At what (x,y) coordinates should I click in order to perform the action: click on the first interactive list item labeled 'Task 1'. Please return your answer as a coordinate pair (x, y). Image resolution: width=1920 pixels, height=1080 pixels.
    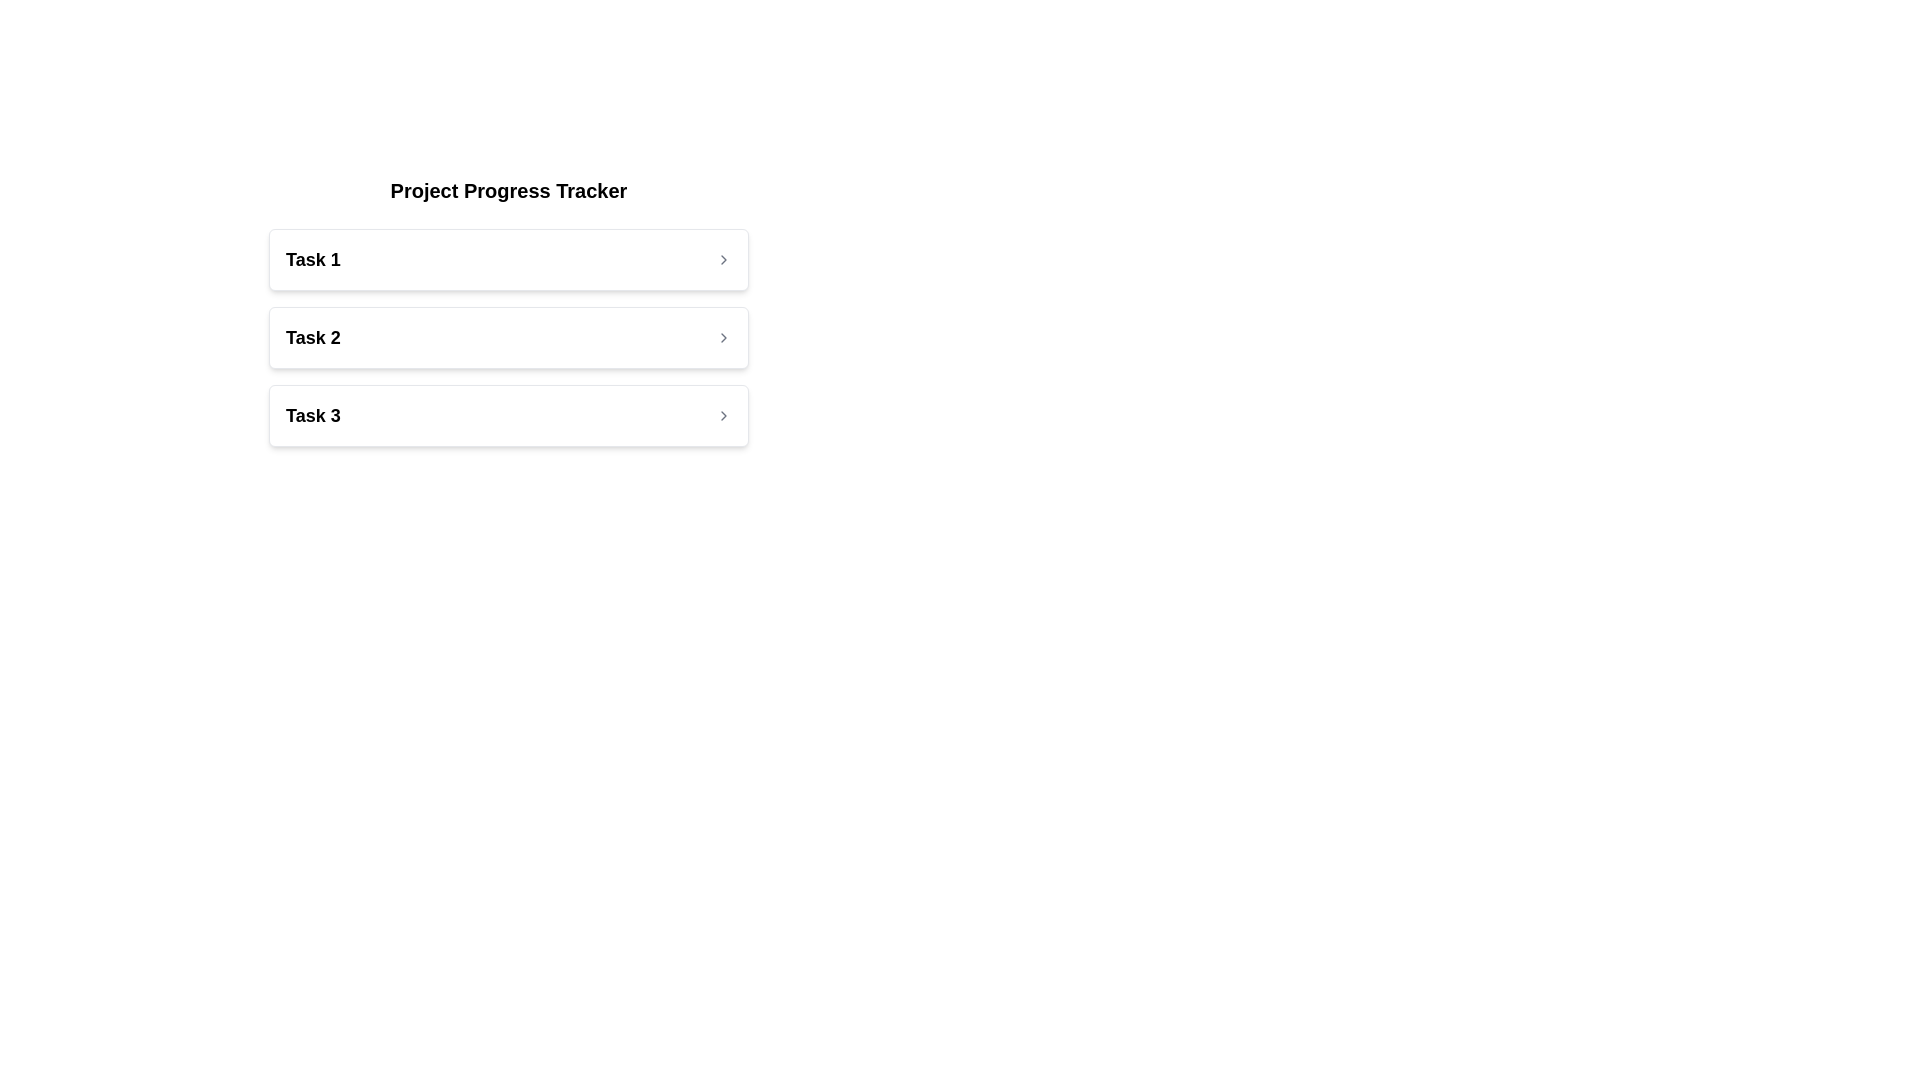
    Looking at the image, I should click on (508, 258).